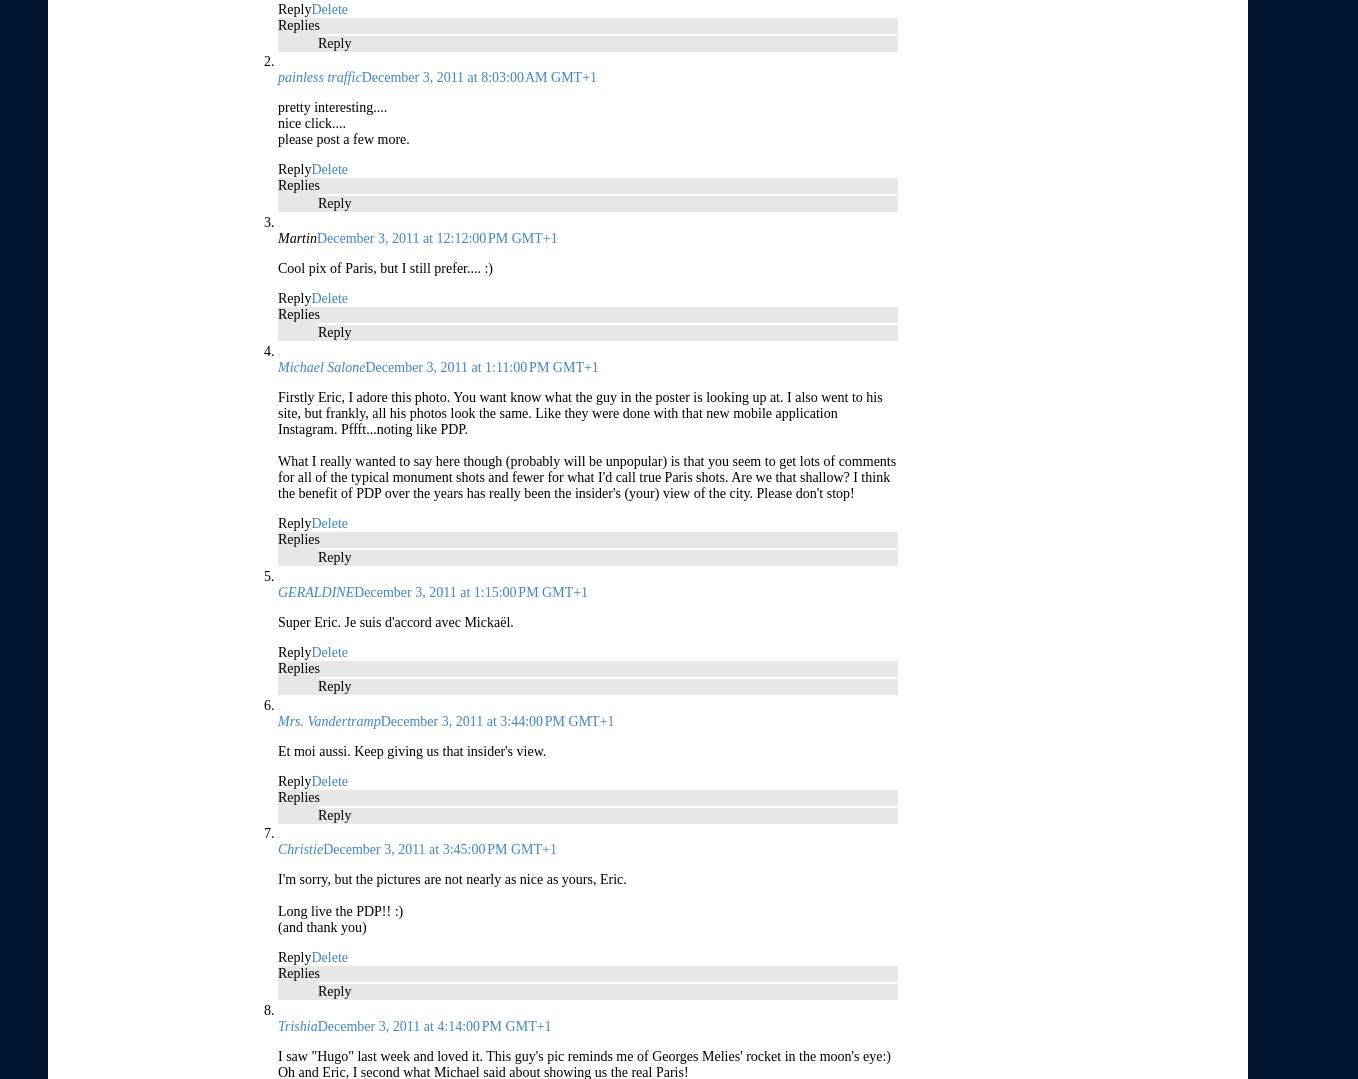 This screenshot has width=1358, height=1079. Describe the element at coordinates (340, 910) in the screenshot. I see `'Long live the PDP!!  :)'` at that location.